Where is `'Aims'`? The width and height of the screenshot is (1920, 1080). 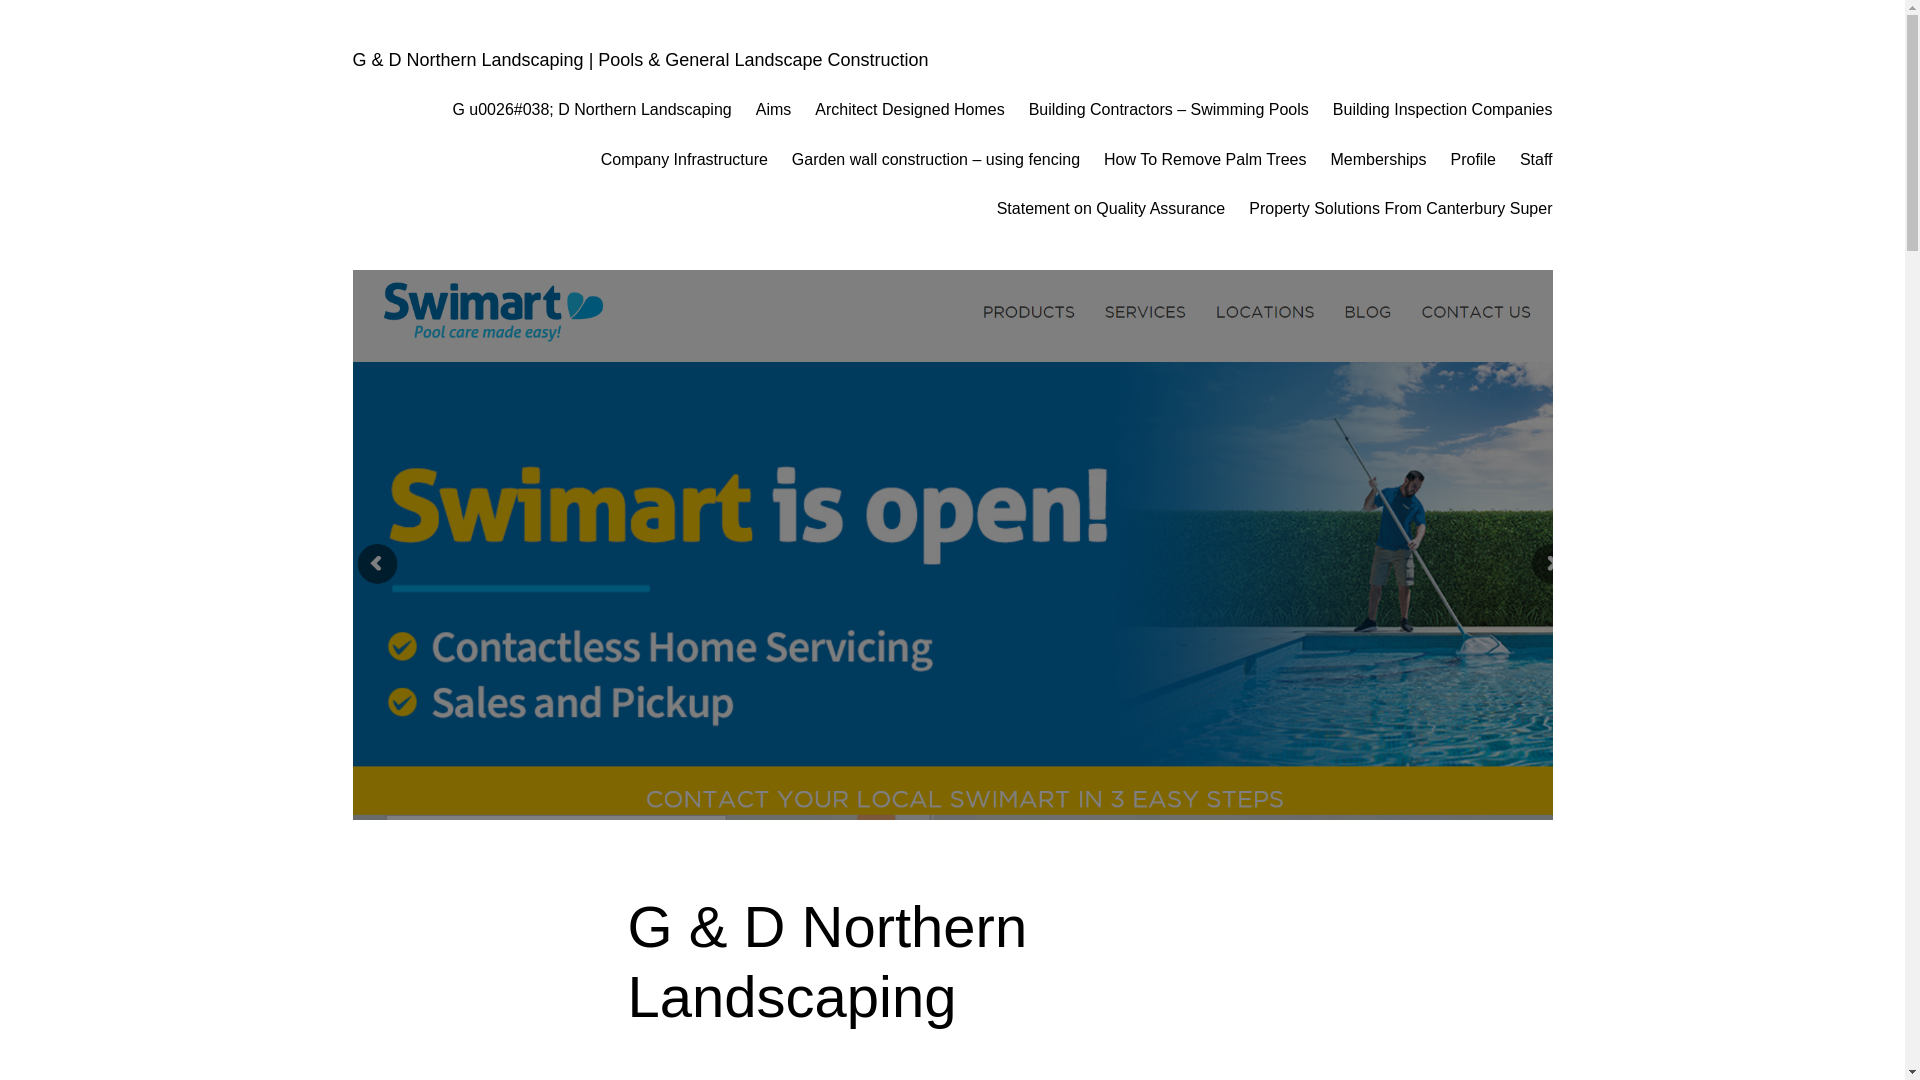
'Aims' is located at coordinates (772, 110).